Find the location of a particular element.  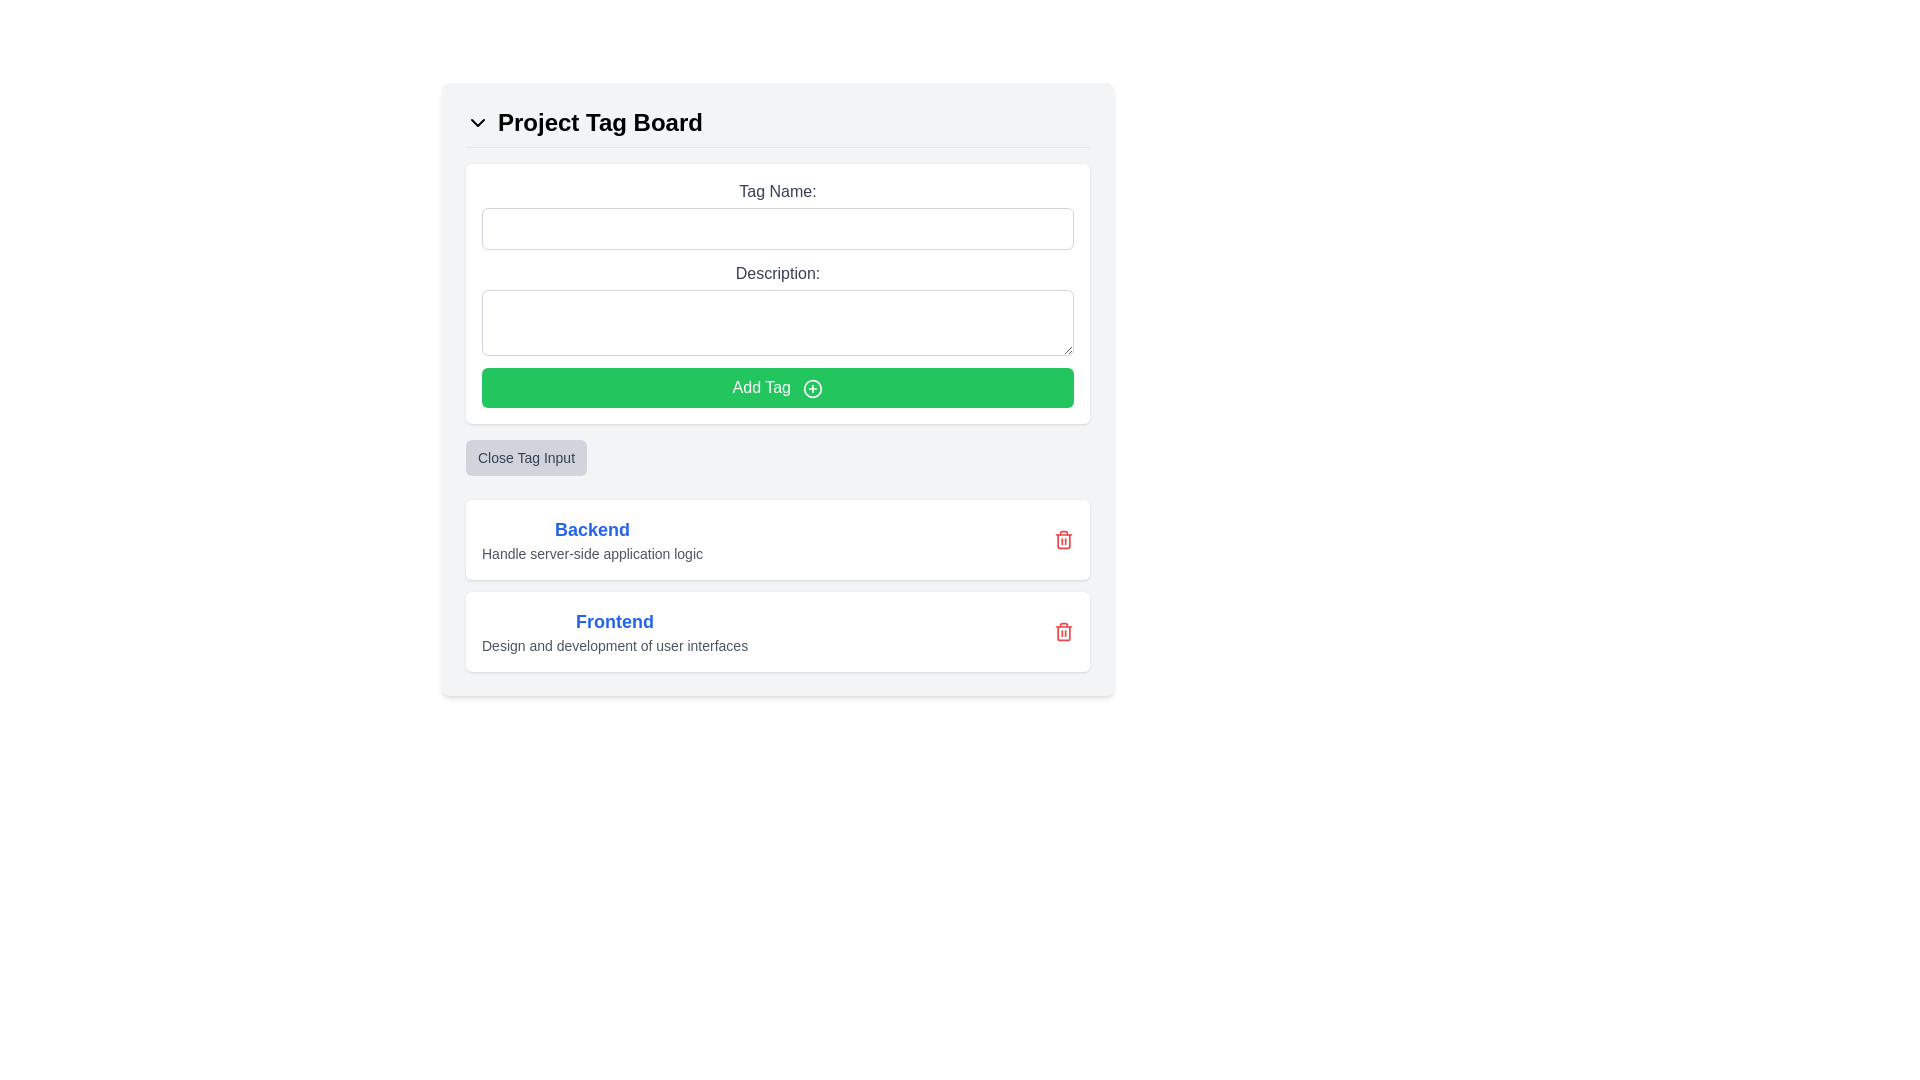

the descriptive text label located directly below the 'Frontend' title, which indicates 'Design and development of user interfaces.' is located at coordinates (614, 645).